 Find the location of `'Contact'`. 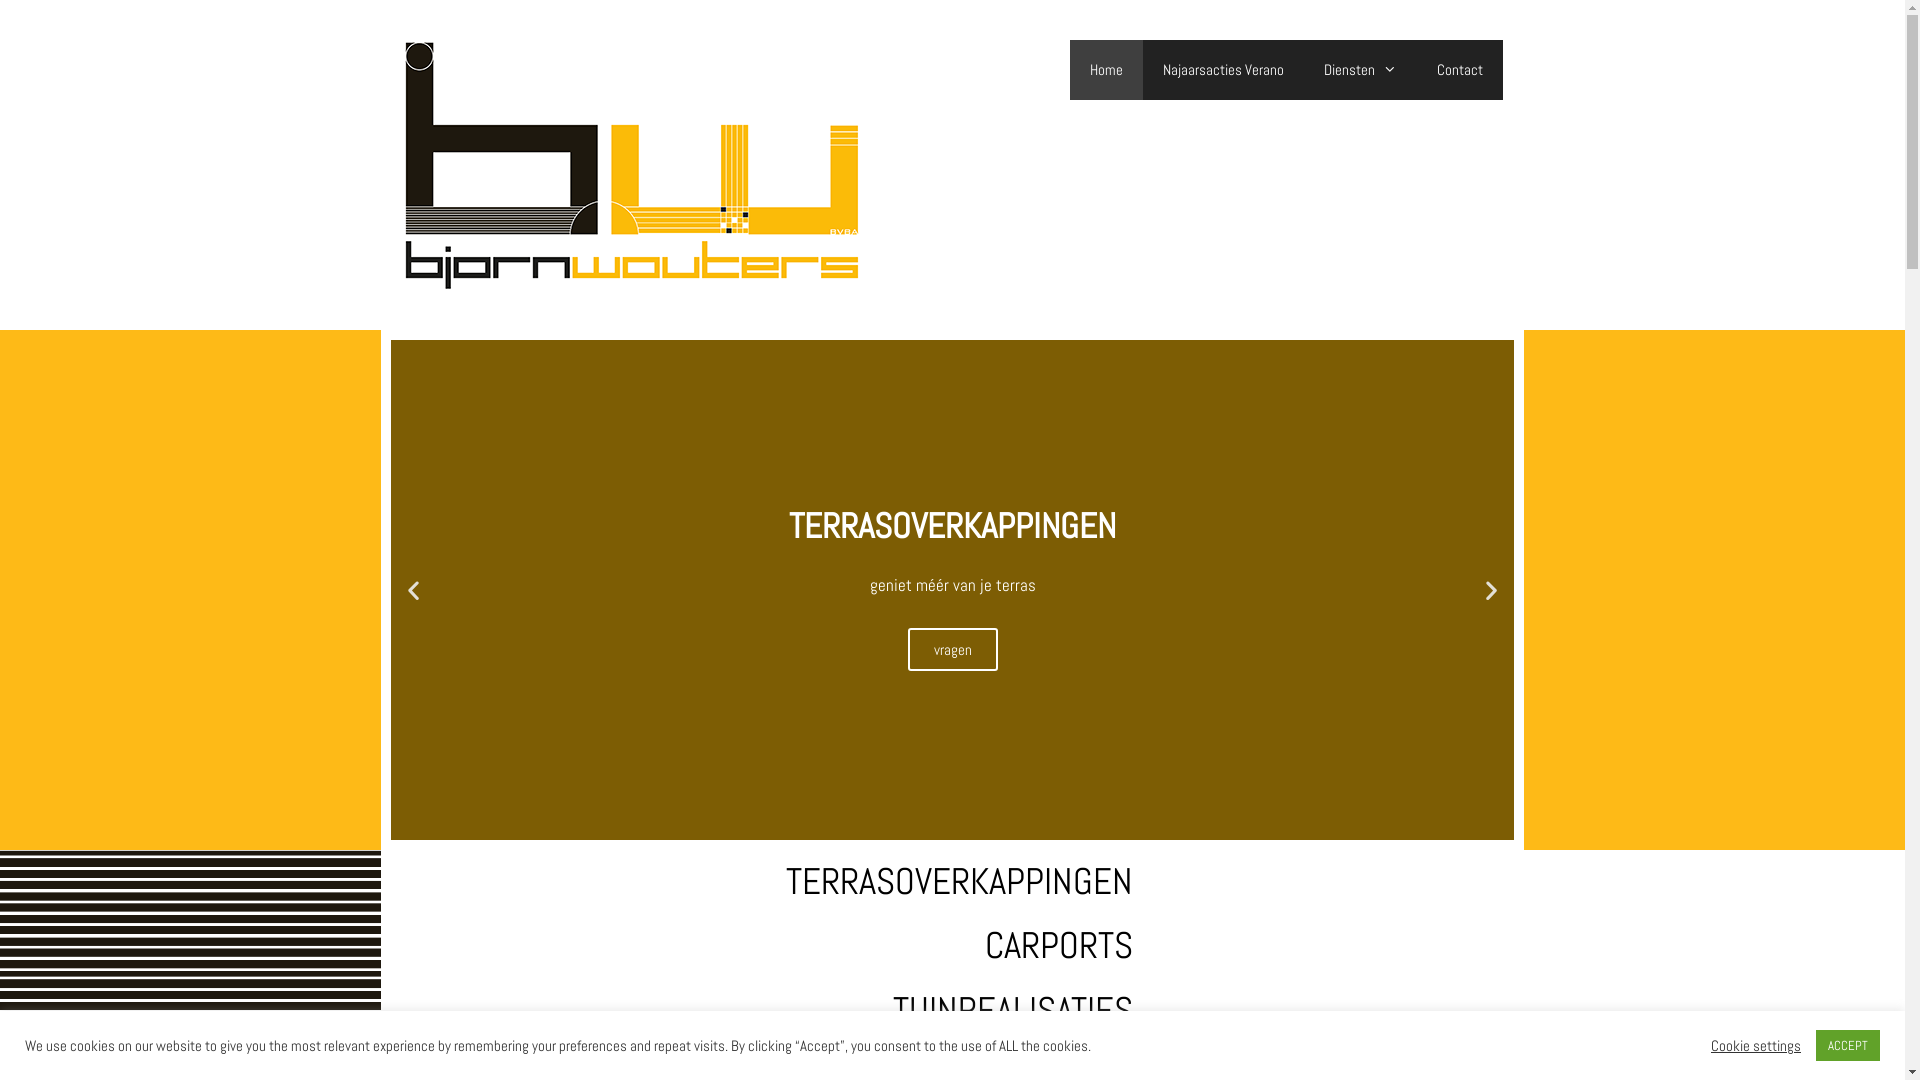

'Contact' is located at coordinates (1415, 68).